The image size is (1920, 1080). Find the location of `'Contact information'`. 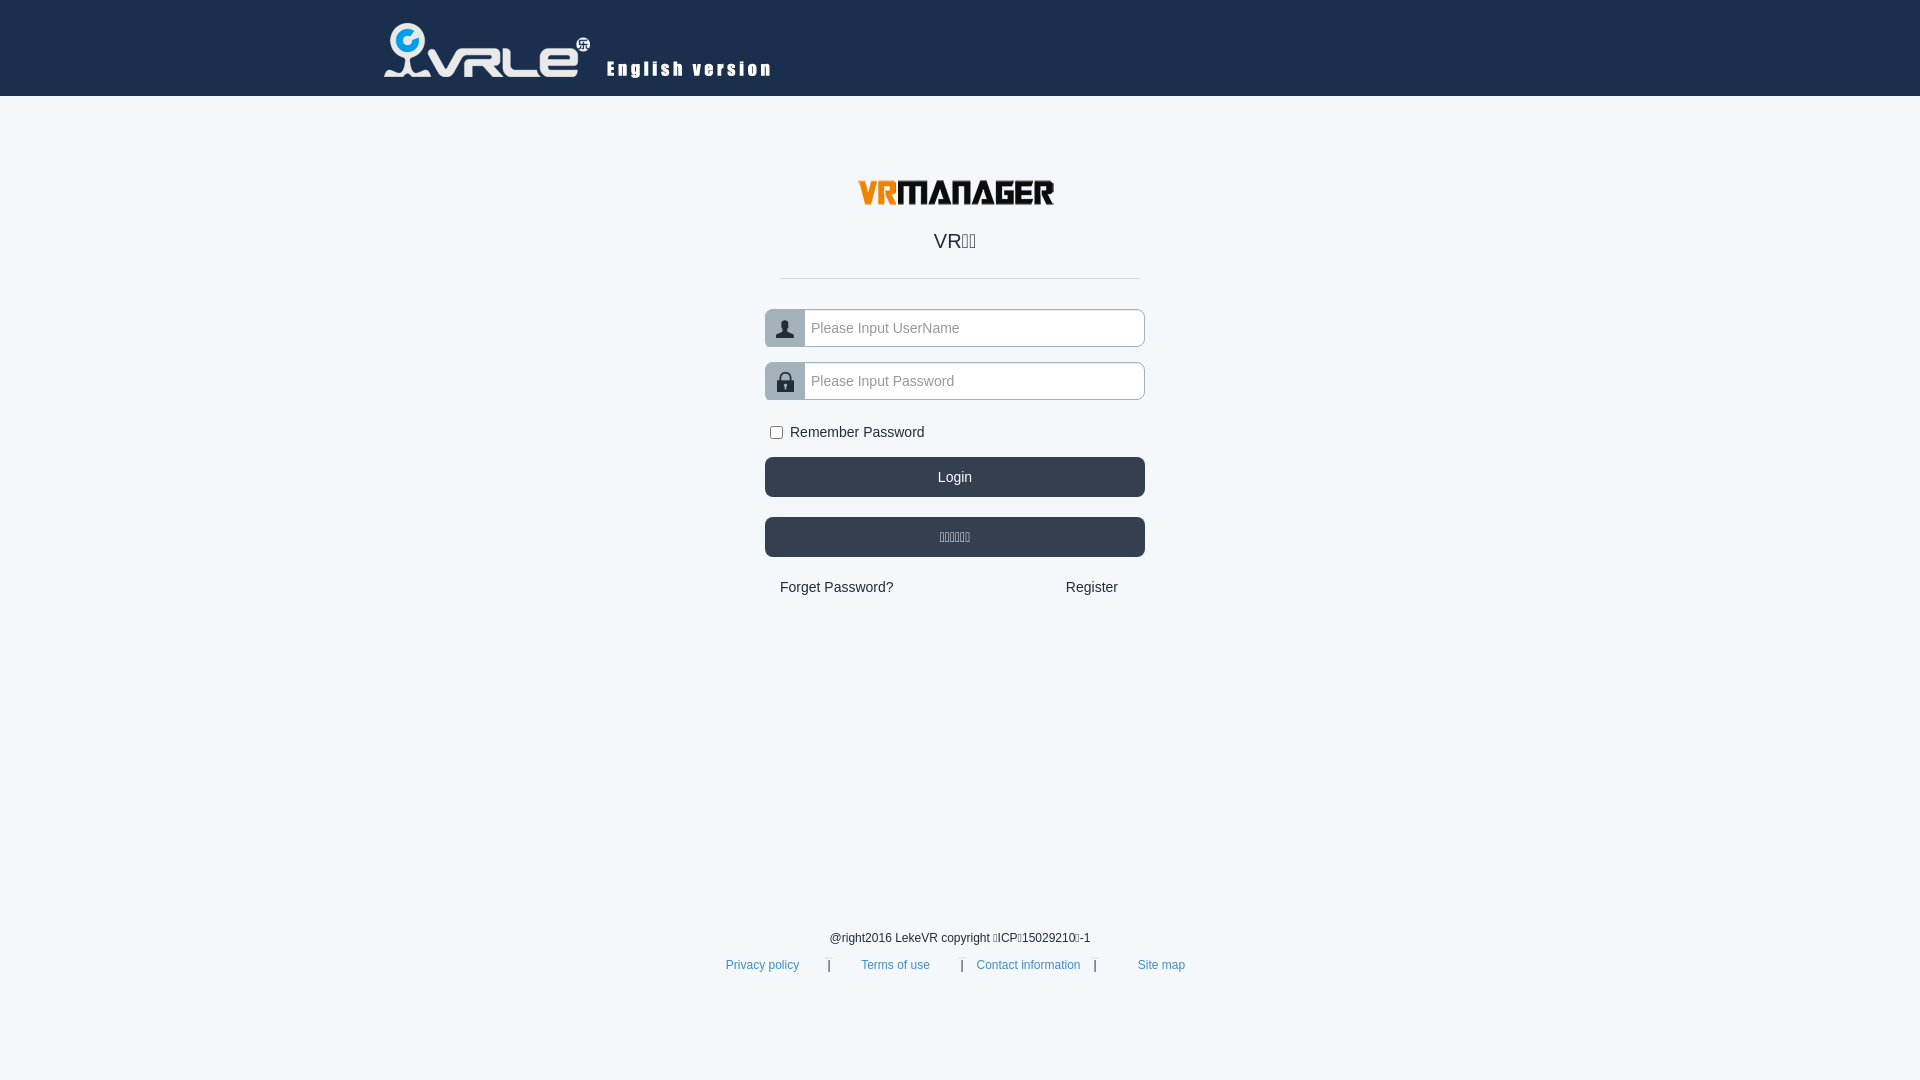

'Contact information' is located at coordinates (975, 963).